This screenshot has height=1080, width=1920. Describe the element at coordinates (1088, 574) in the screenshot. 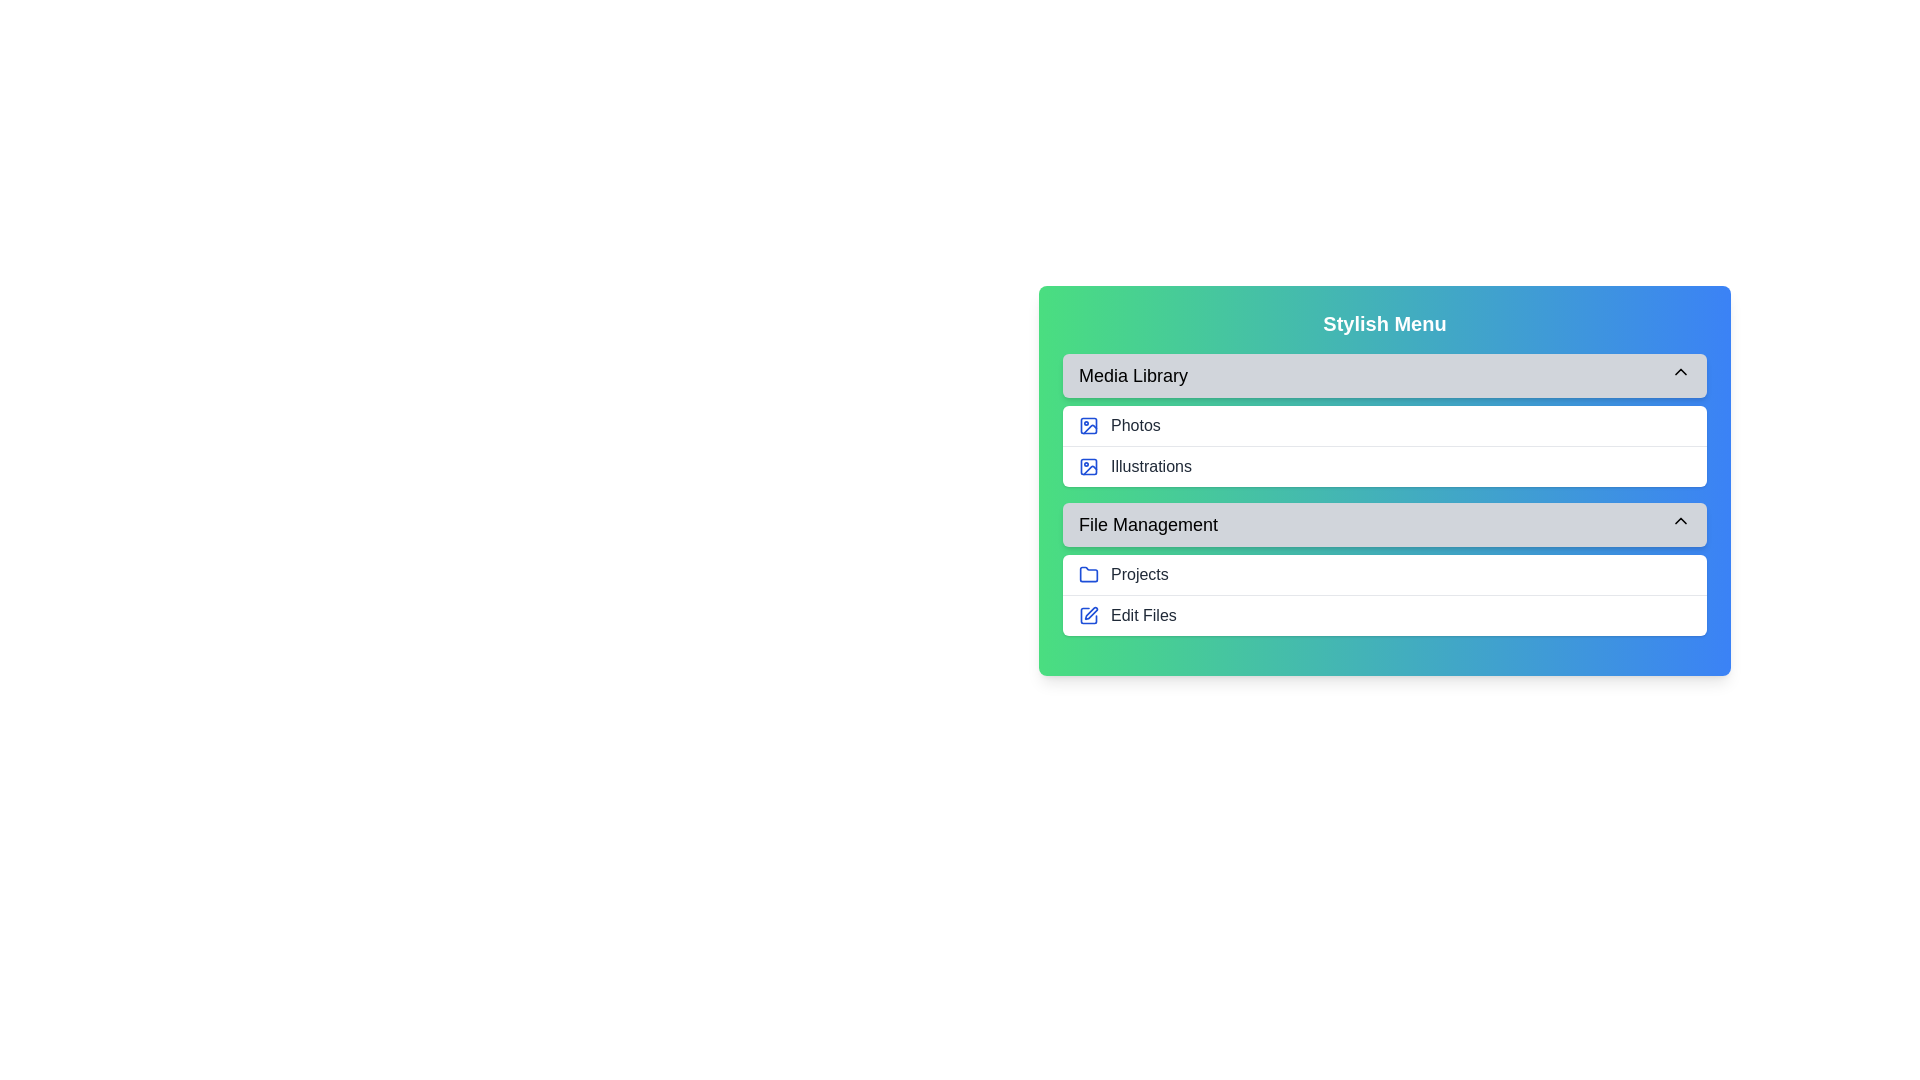

I see `the 'Projects' icon located to the left of the 'Projects' label in the 'File Management' section of the menu` at that location.